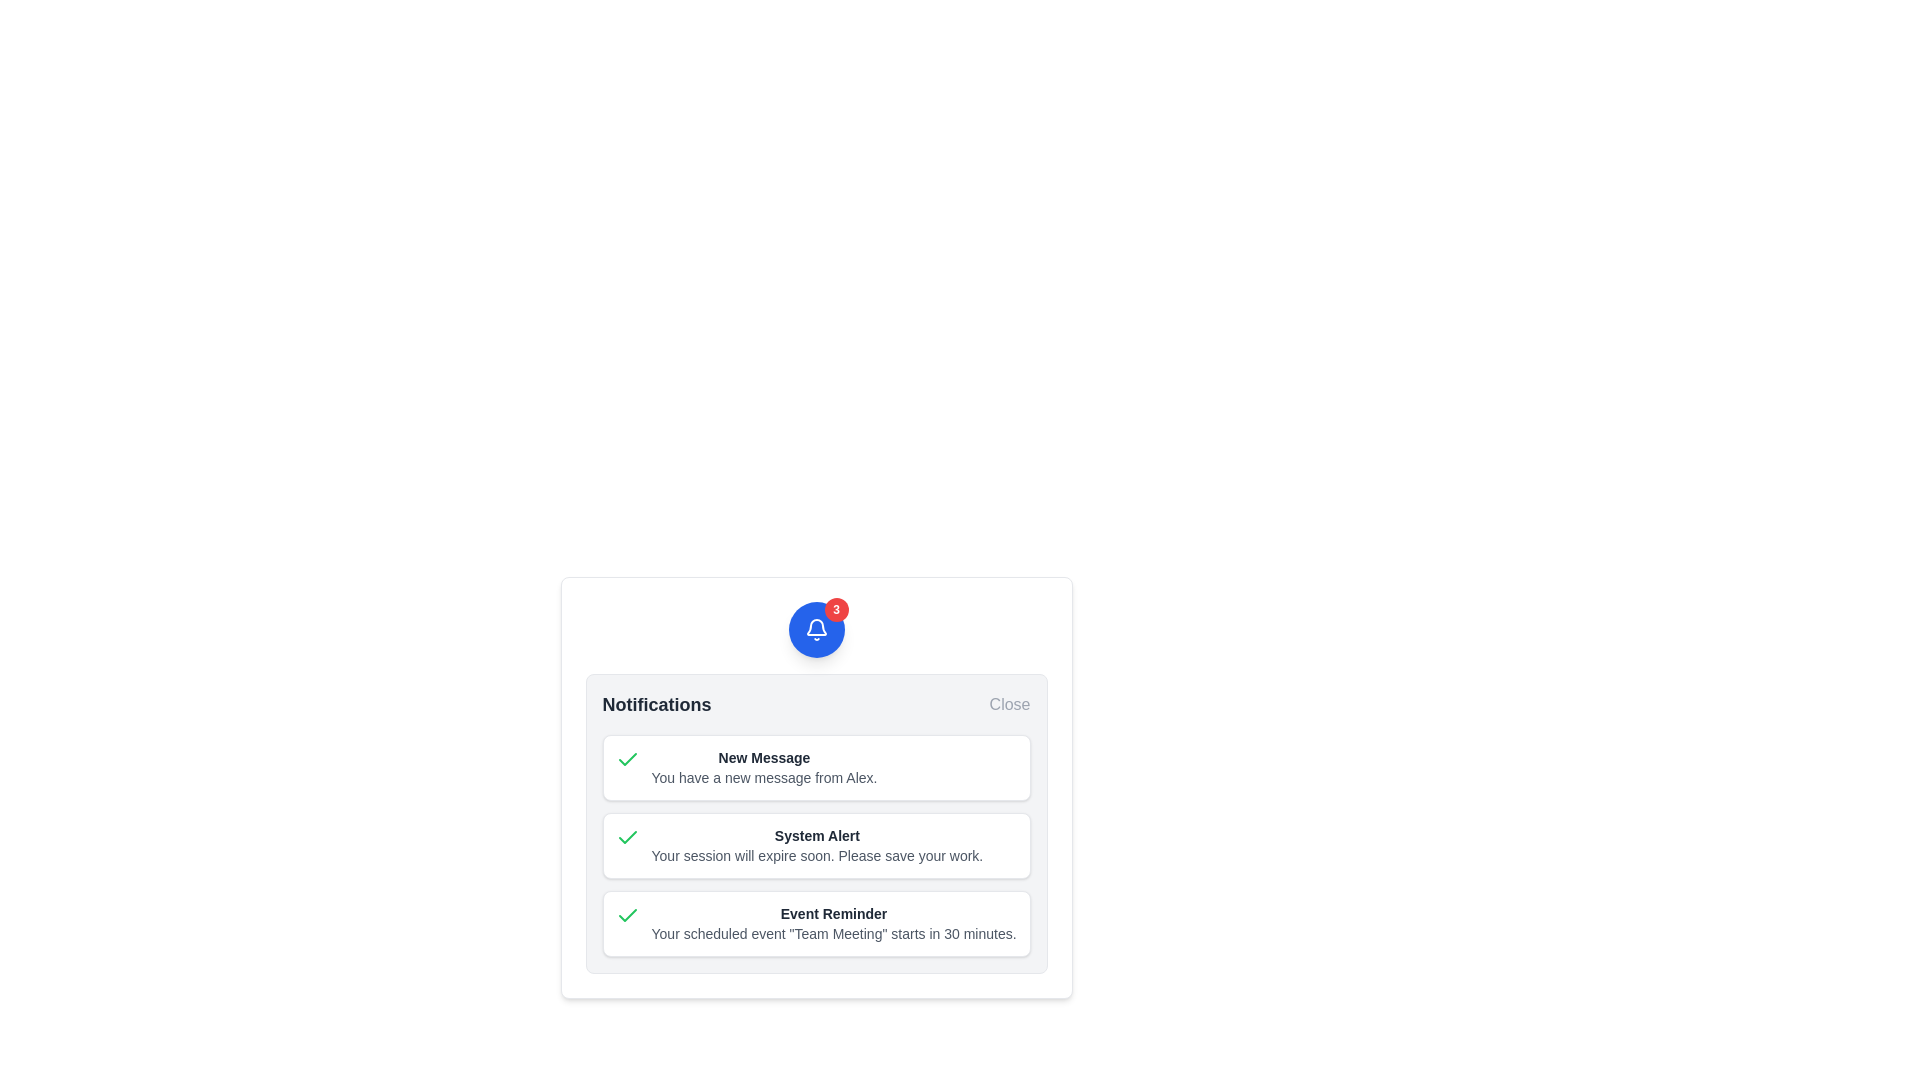 Image resolution: width=1920 pixels, height=1080 pixels. I want to click on the static text element that displays 'New Message' in bold dark gray and 'You have a new message from Alex.' in lighter gray, located in the topmost notification panel, so click(763, 766).